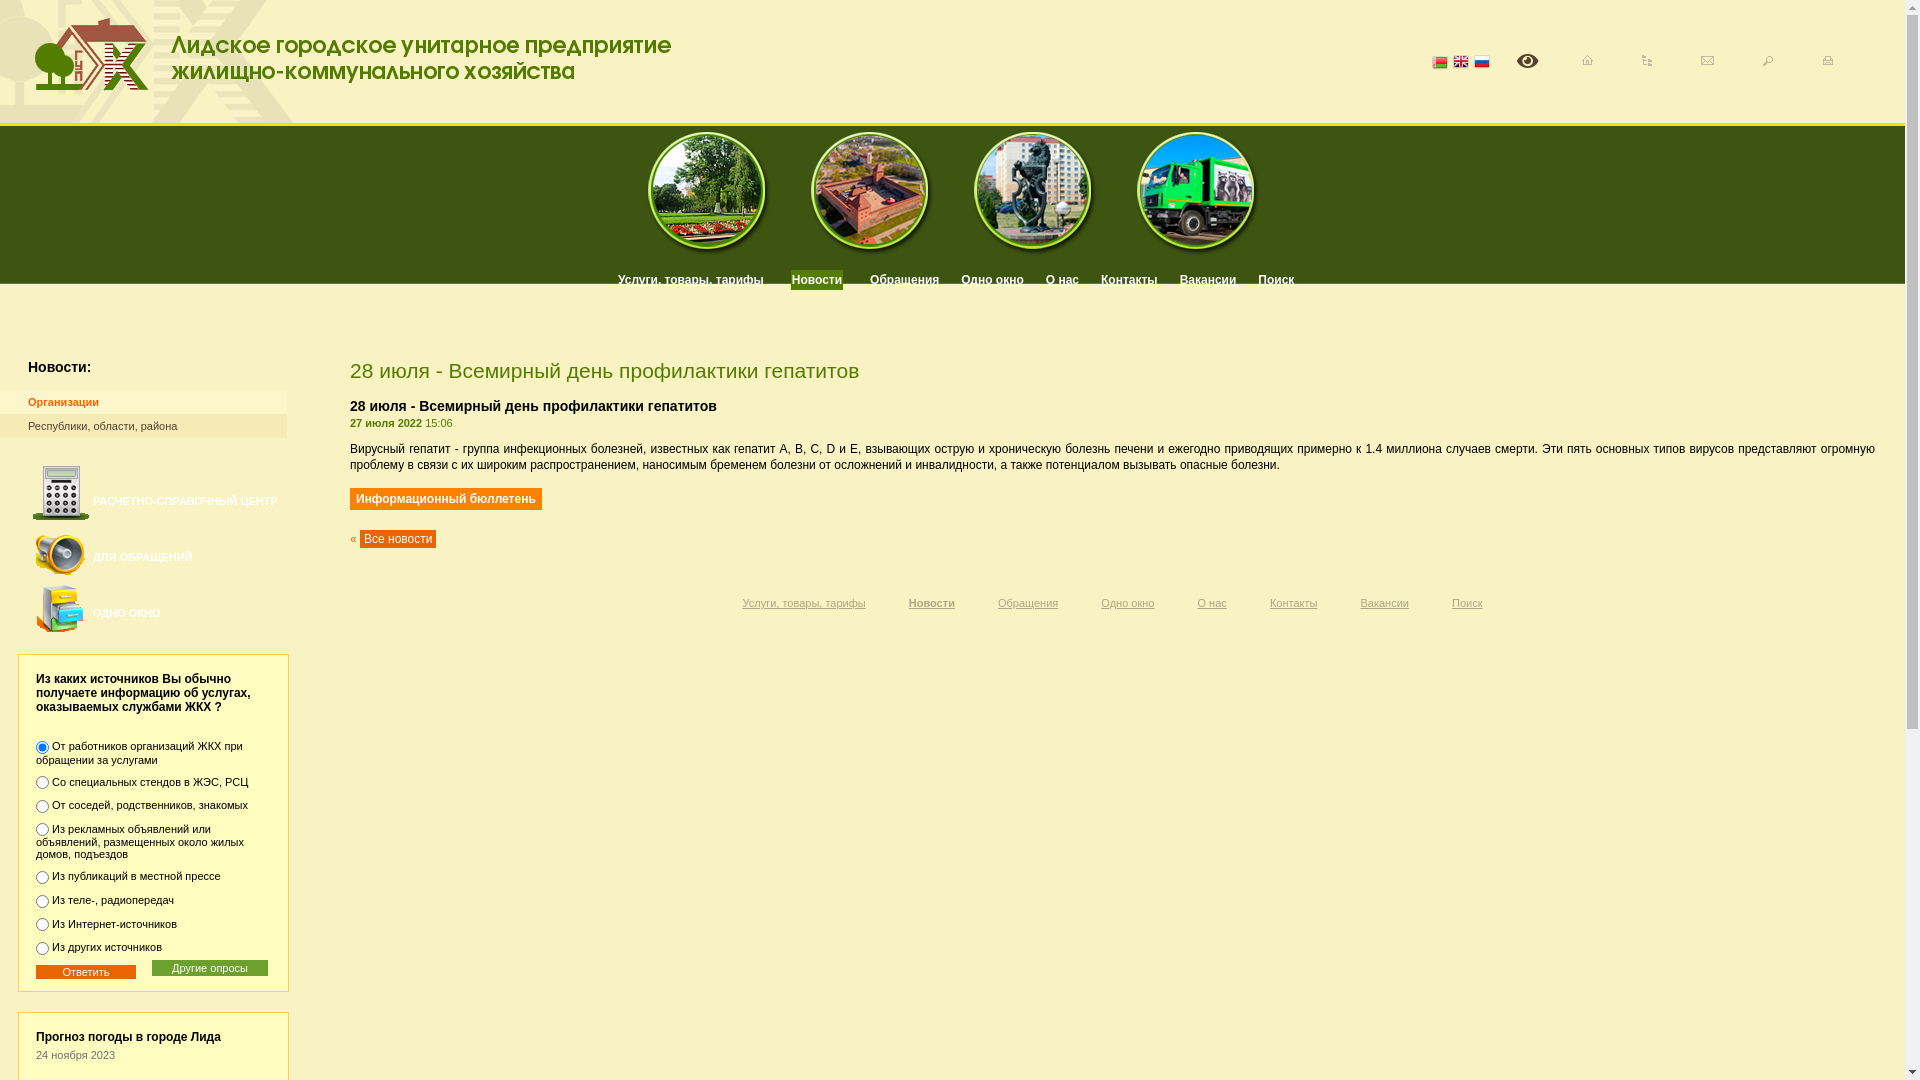 The height and width of the screenshot is (1080, 1920). Describe the element at coordinates (1430, 62) in the screenshot. I see `'Belarusian'` at that location.